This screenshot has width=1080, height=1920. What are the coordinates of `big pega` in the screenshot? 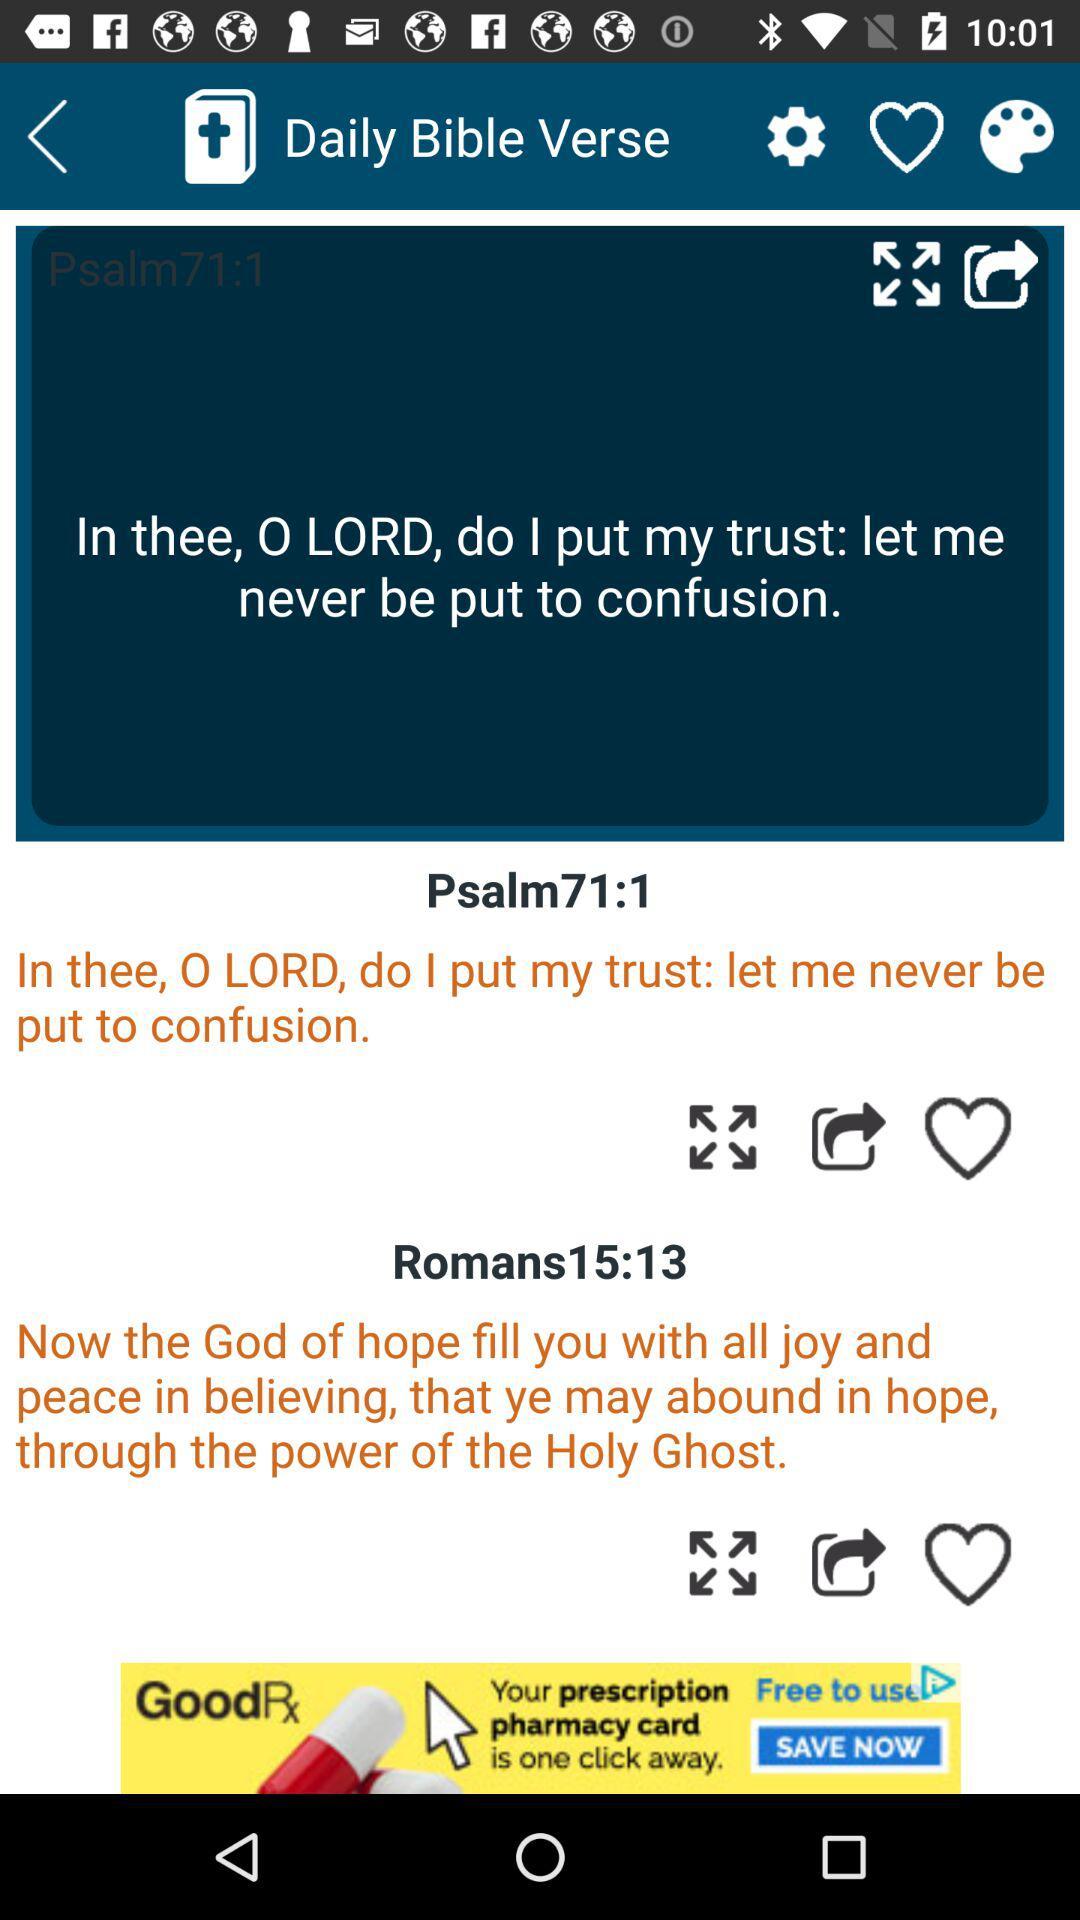 It's located at (906, 272).